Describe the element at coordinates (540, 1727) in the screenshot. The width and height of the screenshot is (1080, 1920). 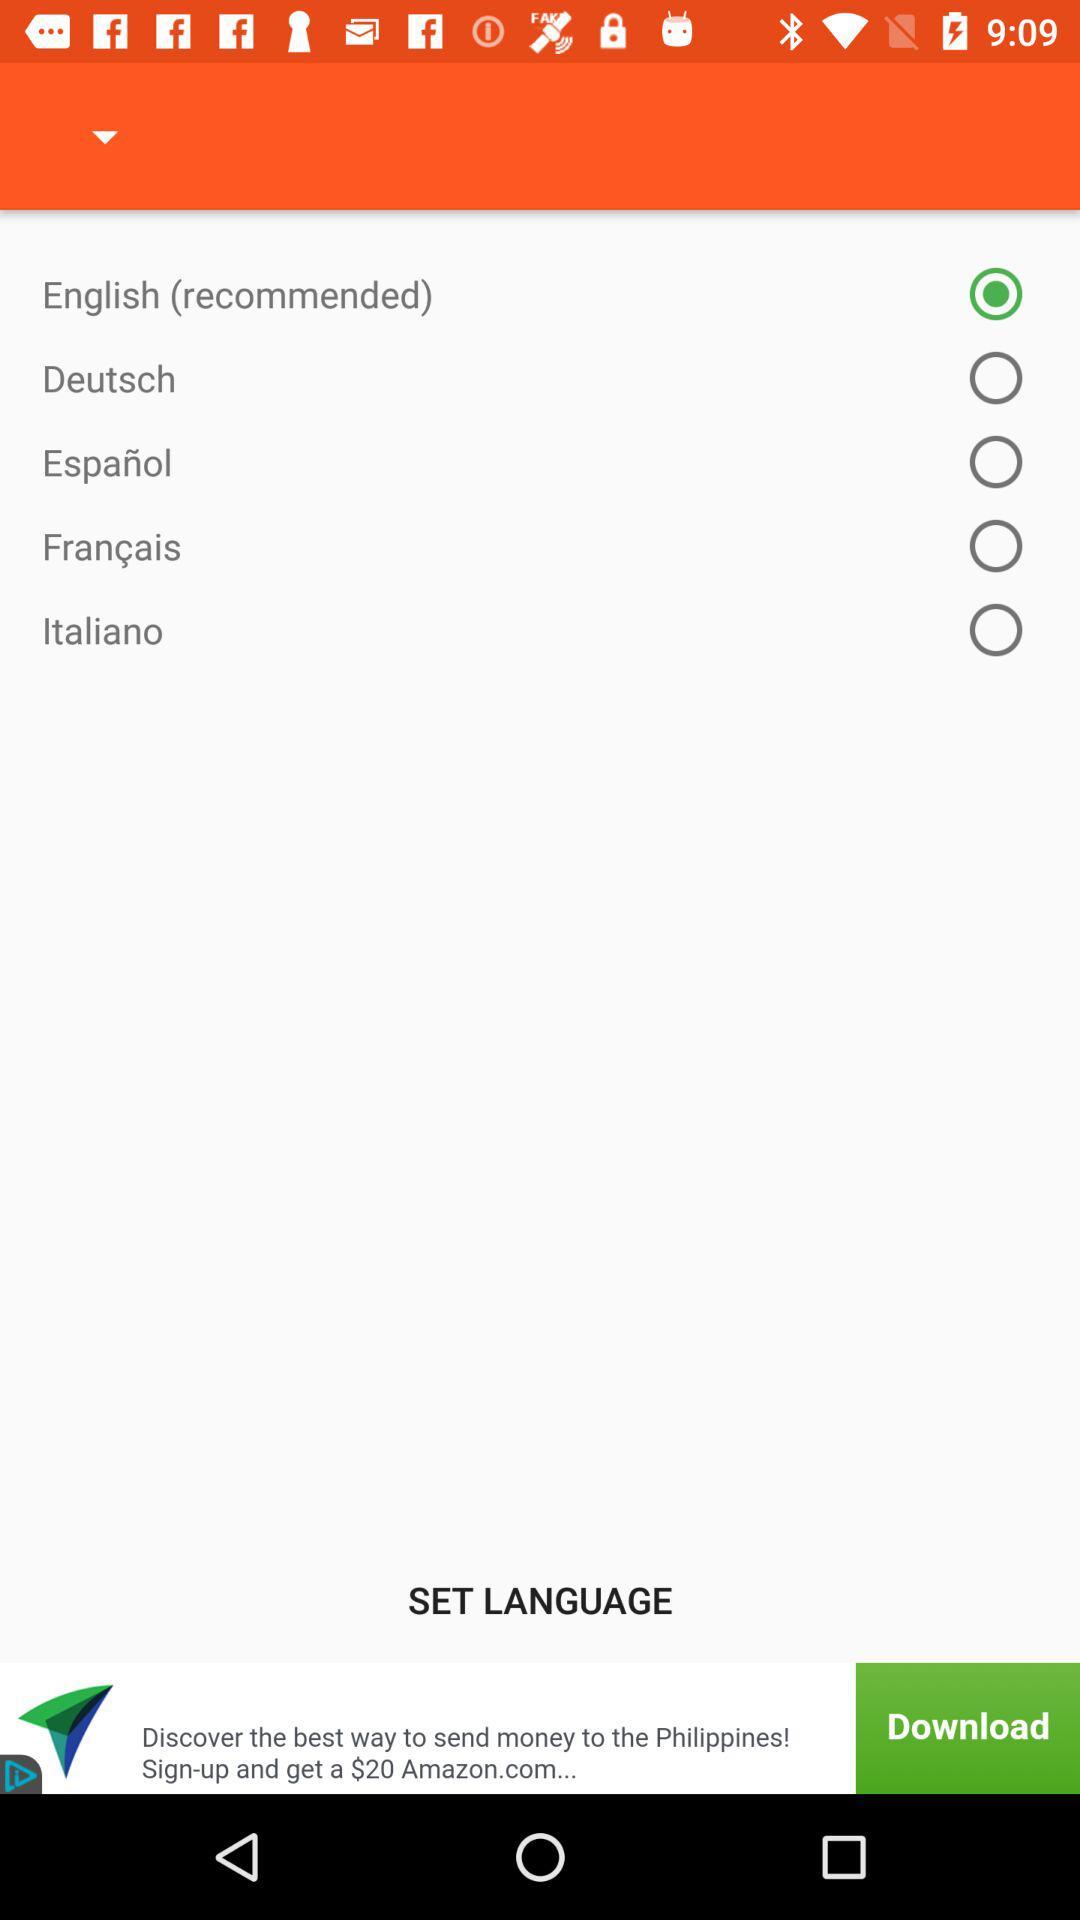
I see `icon below set language item` at that location.